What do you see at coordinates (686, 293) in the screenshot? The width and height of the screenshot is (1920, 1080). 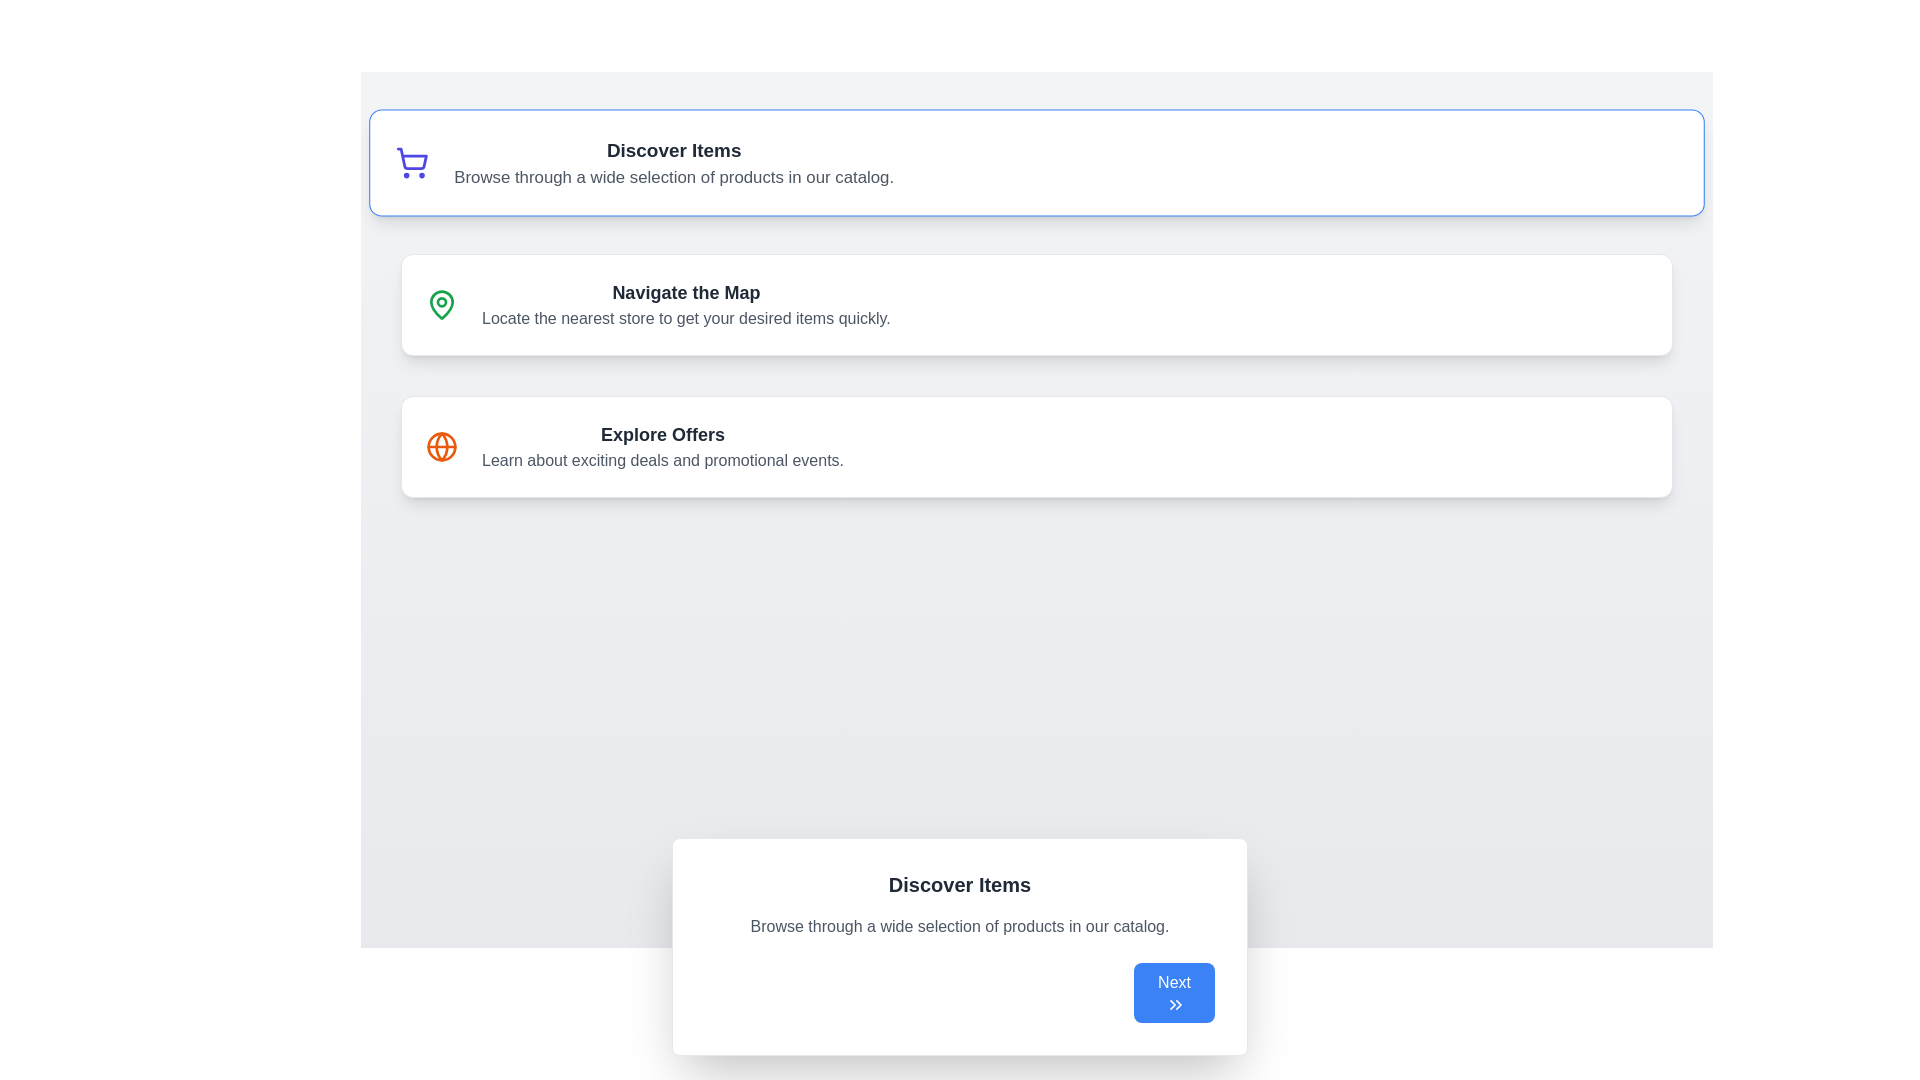 I see `the Text label that serves as a title for the related section, positioned centrally between the 'Discover Items' and 'Explore Offers' sections` at bounding box center [686, 293].